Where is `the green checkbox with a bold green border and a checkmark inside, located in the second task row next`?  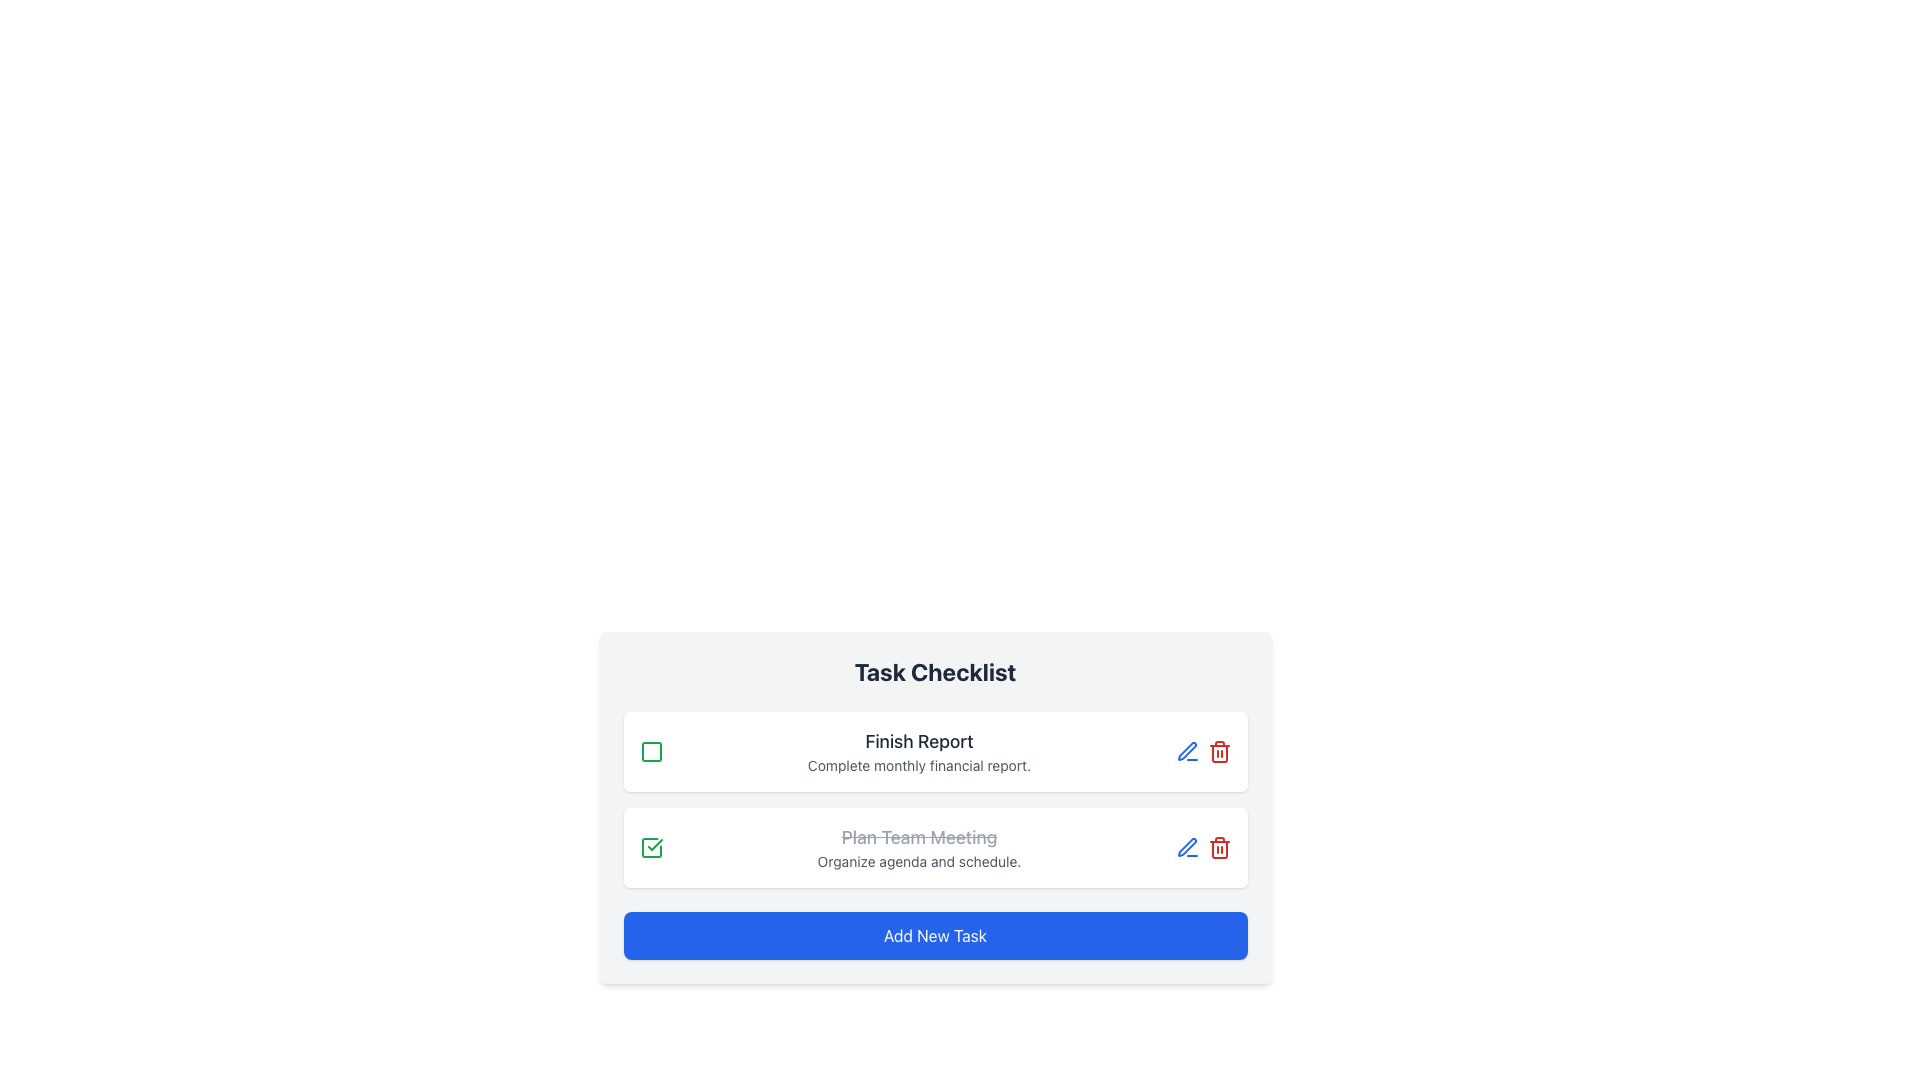
the green checkbox with a bold green border and a checkmark inside, located in the second task row next is located at coordinates (651, 848).